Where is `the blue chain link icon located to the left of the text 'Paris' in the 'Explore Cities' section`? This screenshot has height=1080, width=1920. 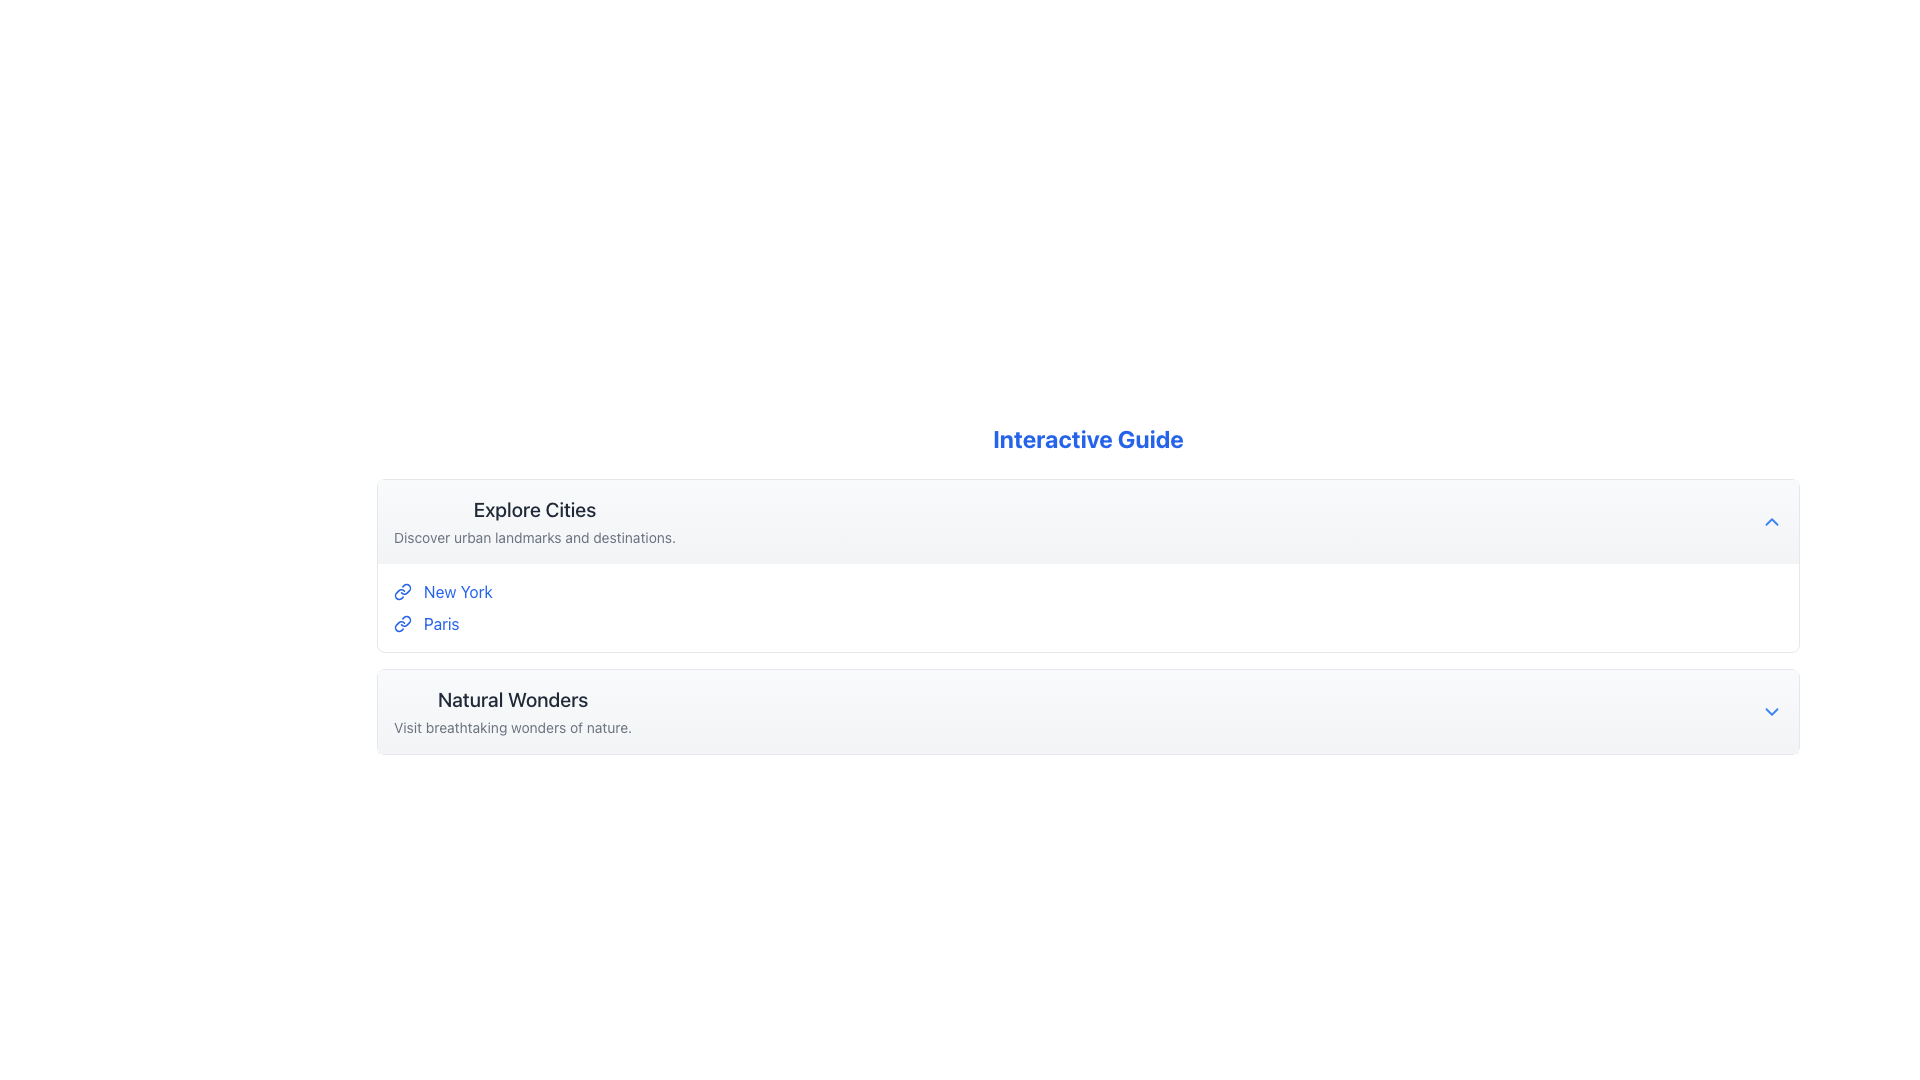
the blue chain link icon located to the left of the text 'Paris' in the 'Explore Cities' section is located at coordinates (402, 623).